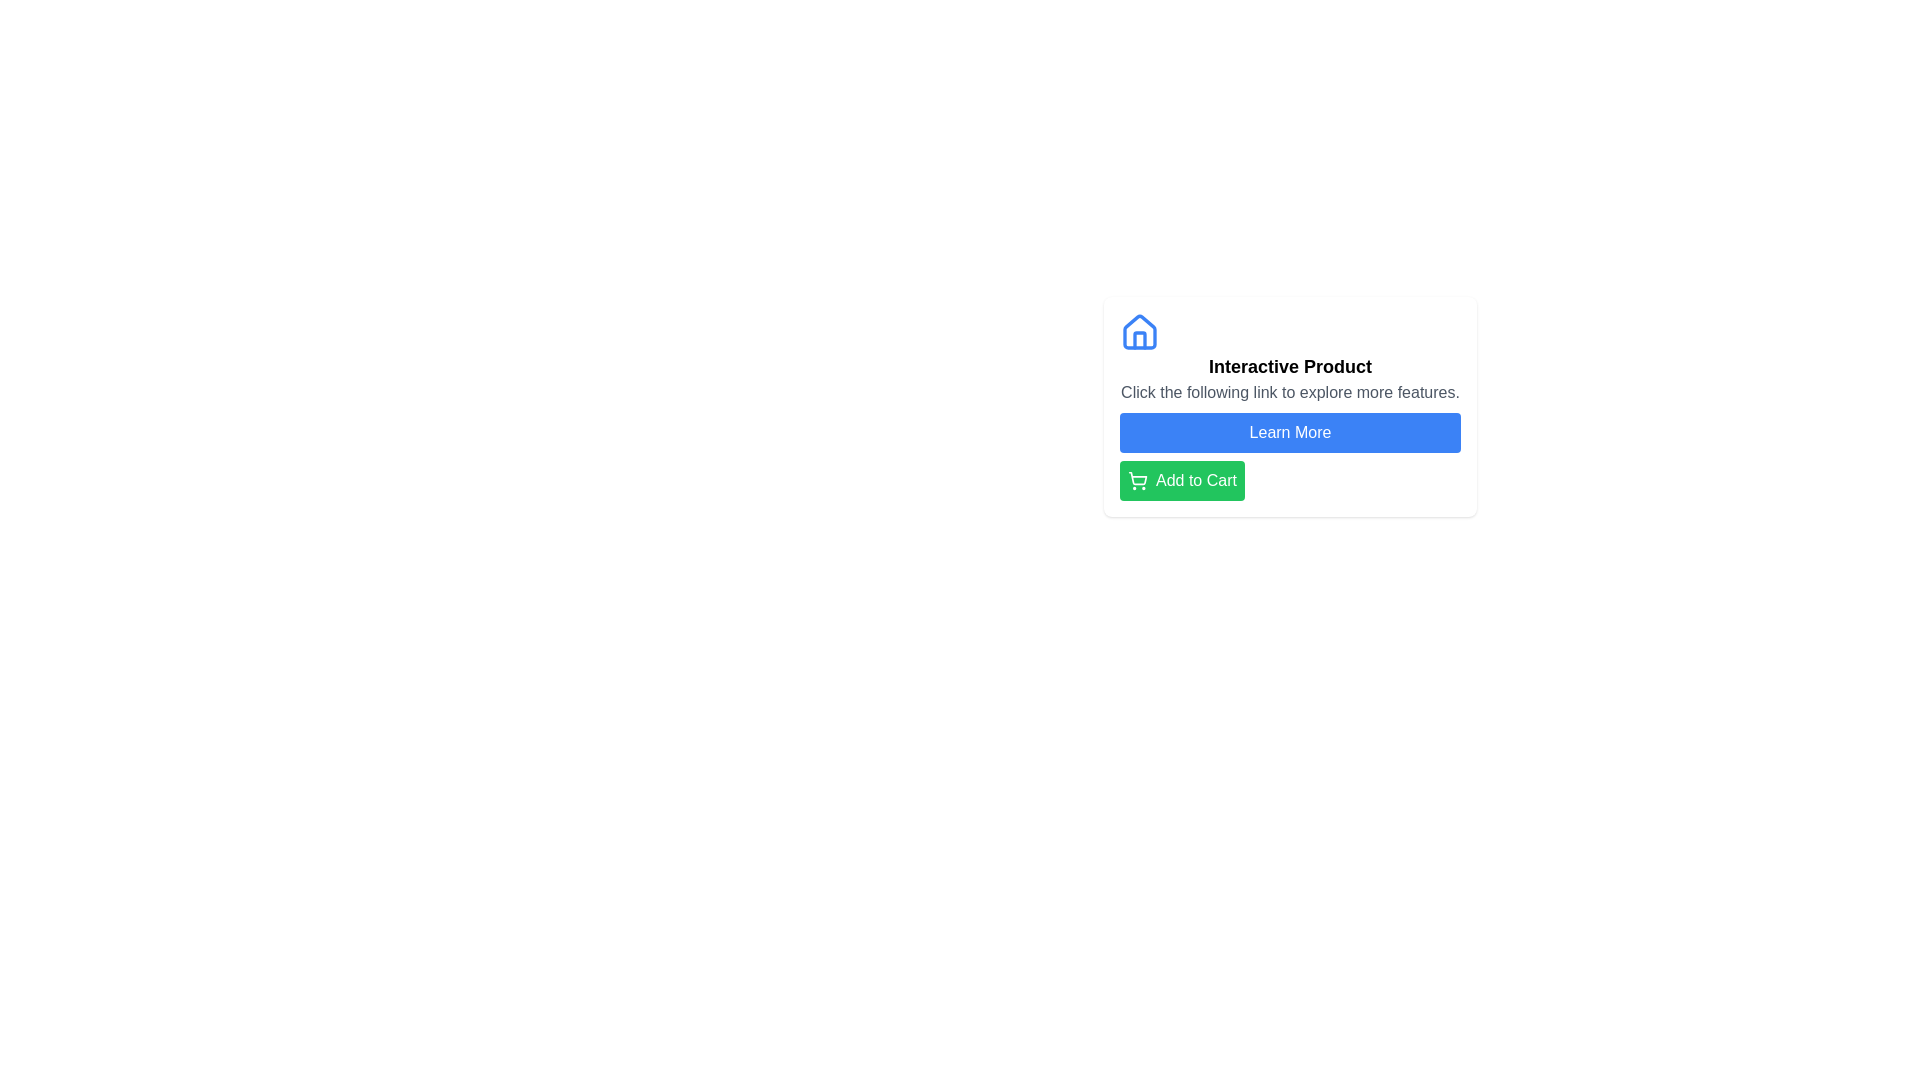 Image resolution: width=1920 pixels, height=1080 pixels. What do you see at coordinates (1137, 481) in the screenshot?
I see `the small shopping cart icon with a wireframe design on a green background` at bounding box center [1137, 481].